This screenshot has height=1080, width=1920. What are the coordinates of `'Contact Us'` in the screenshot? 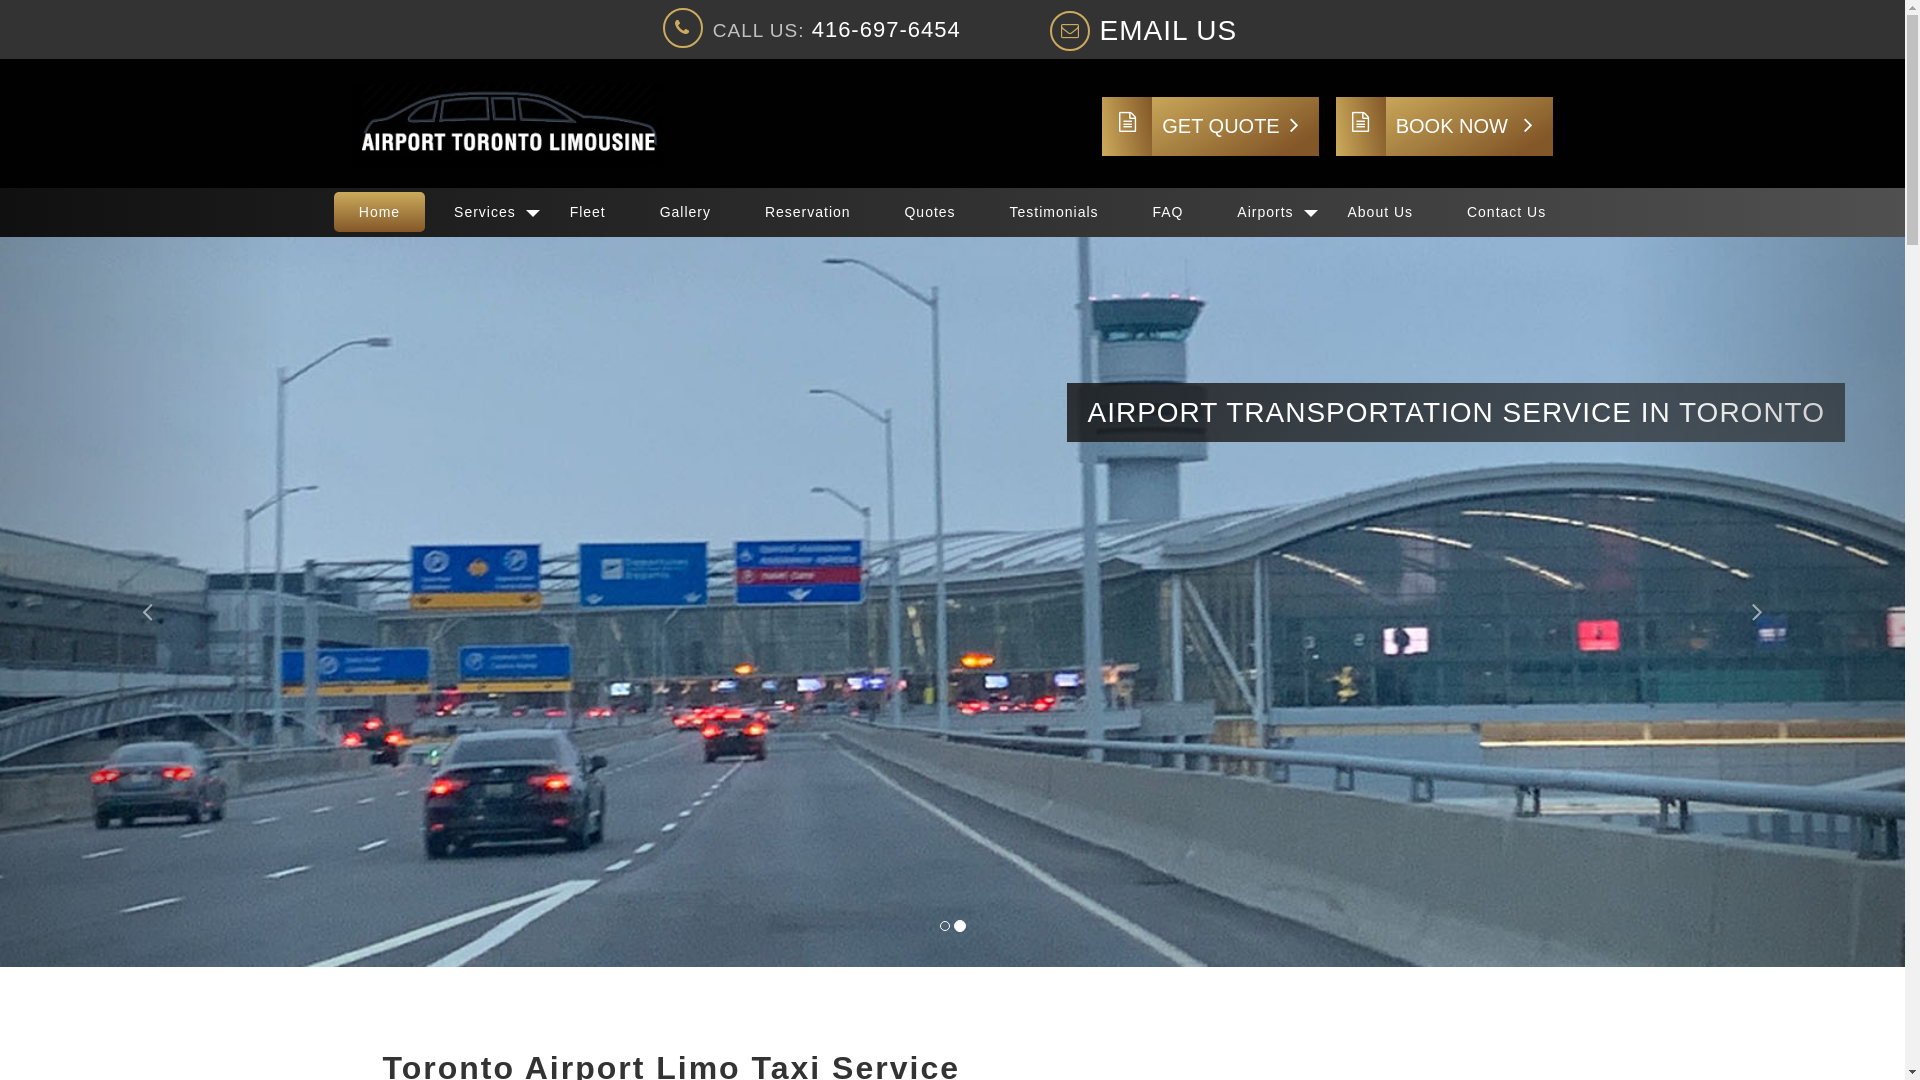 It's located at (1506, 212).